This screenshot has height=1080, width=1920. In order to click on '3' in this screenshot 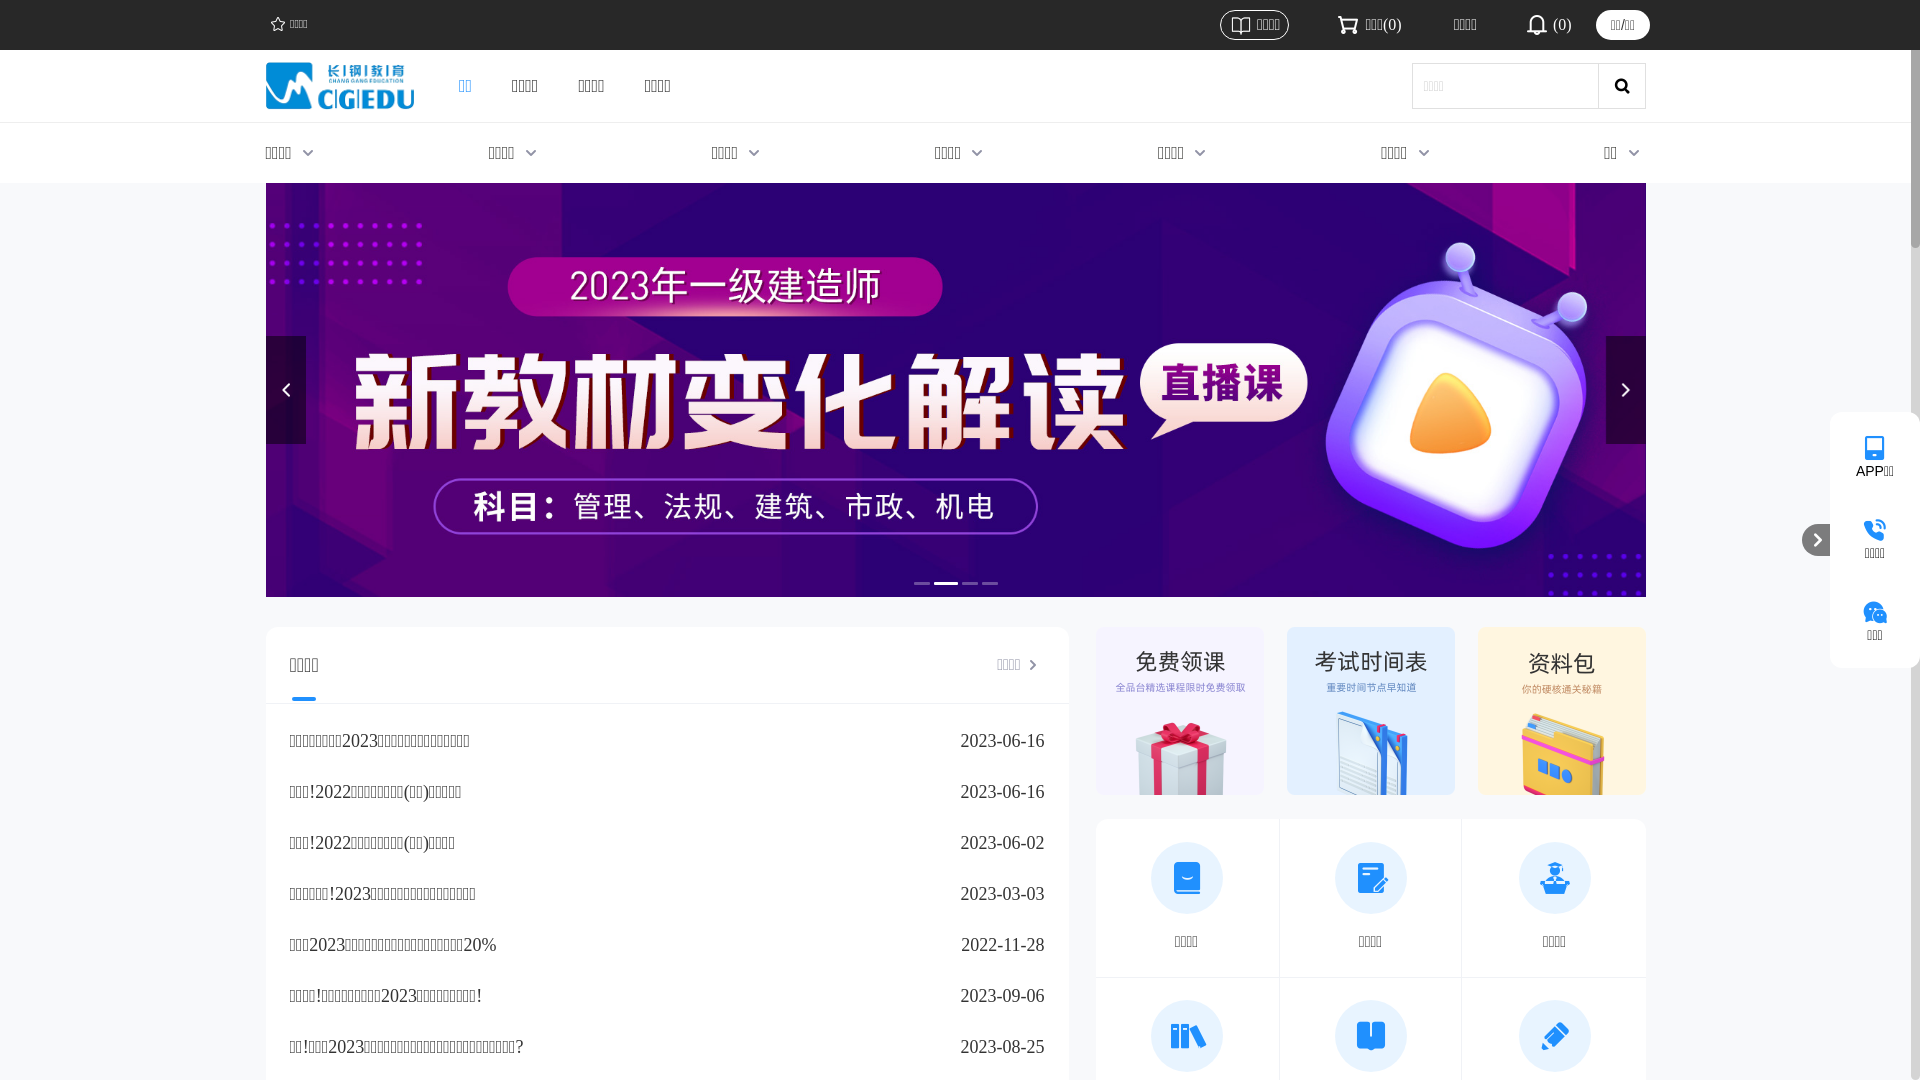, I will do `click(965, 583)`.